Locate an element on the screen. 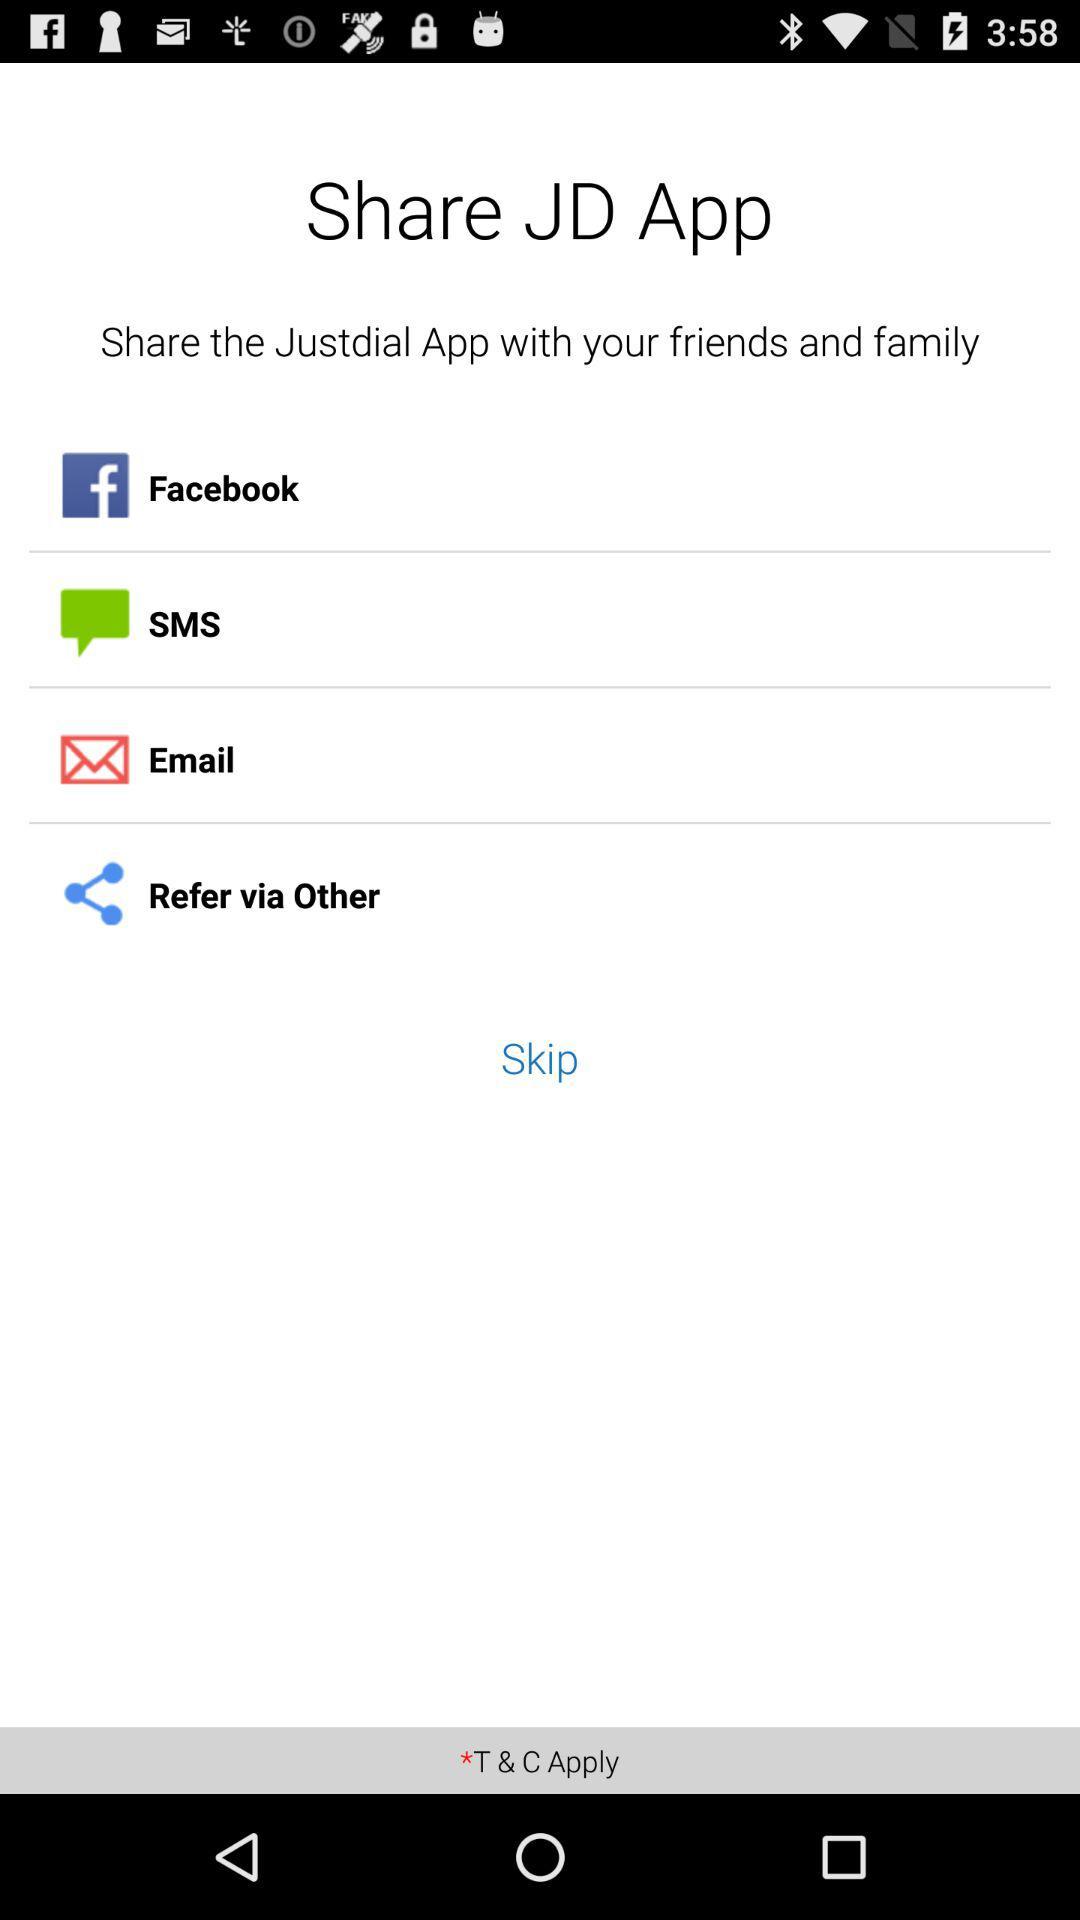  the email is located at coordinates (540, 758).